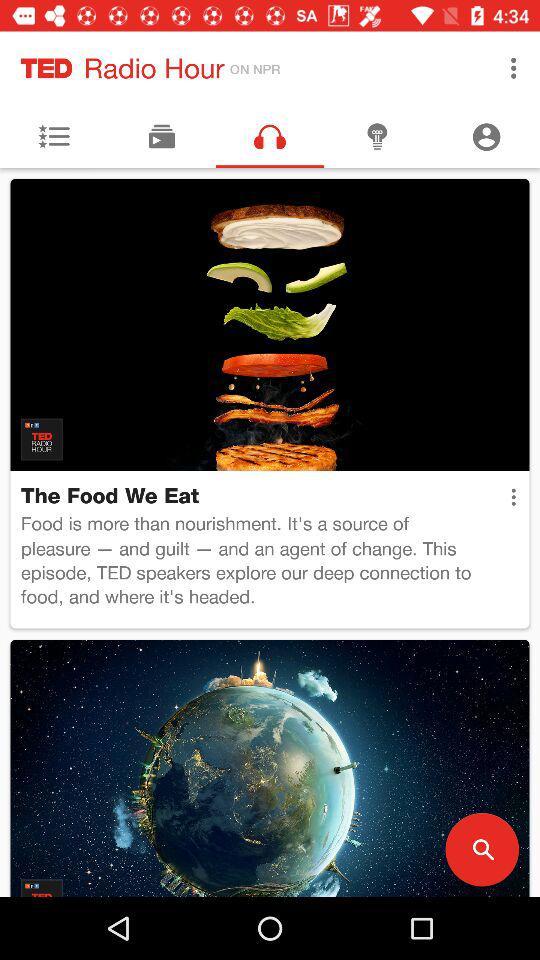 This screenshot has width=540, height=960. Describe the element at coordinates (513, 496) in the screenshot. I see `the item to the right of the food is more item` at that location.